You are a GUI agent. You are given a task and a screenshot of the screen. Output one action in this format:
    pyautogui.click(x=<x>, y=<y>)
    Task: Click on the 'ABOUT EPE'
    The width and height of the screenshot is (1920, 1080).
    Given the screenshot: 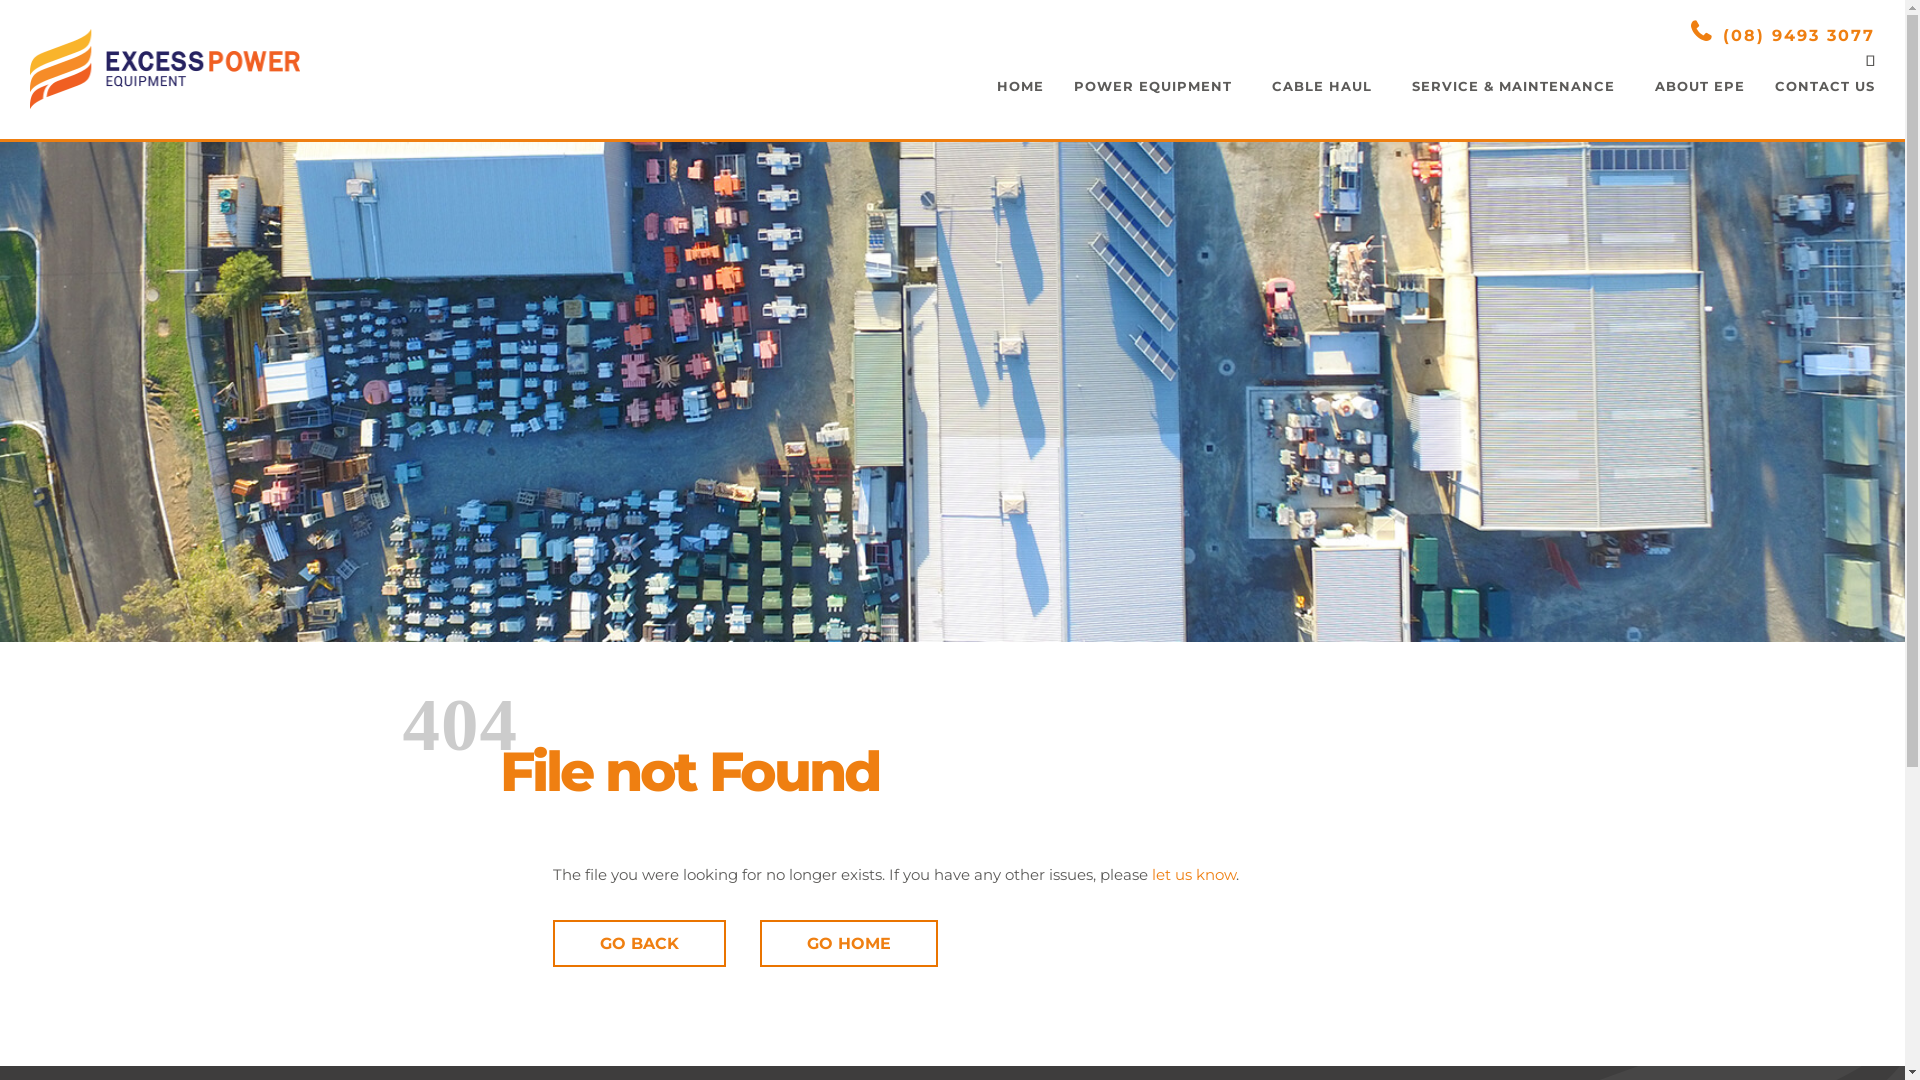 What is the action you would take?
    pyautogui.click(x=1693, y=106)
    